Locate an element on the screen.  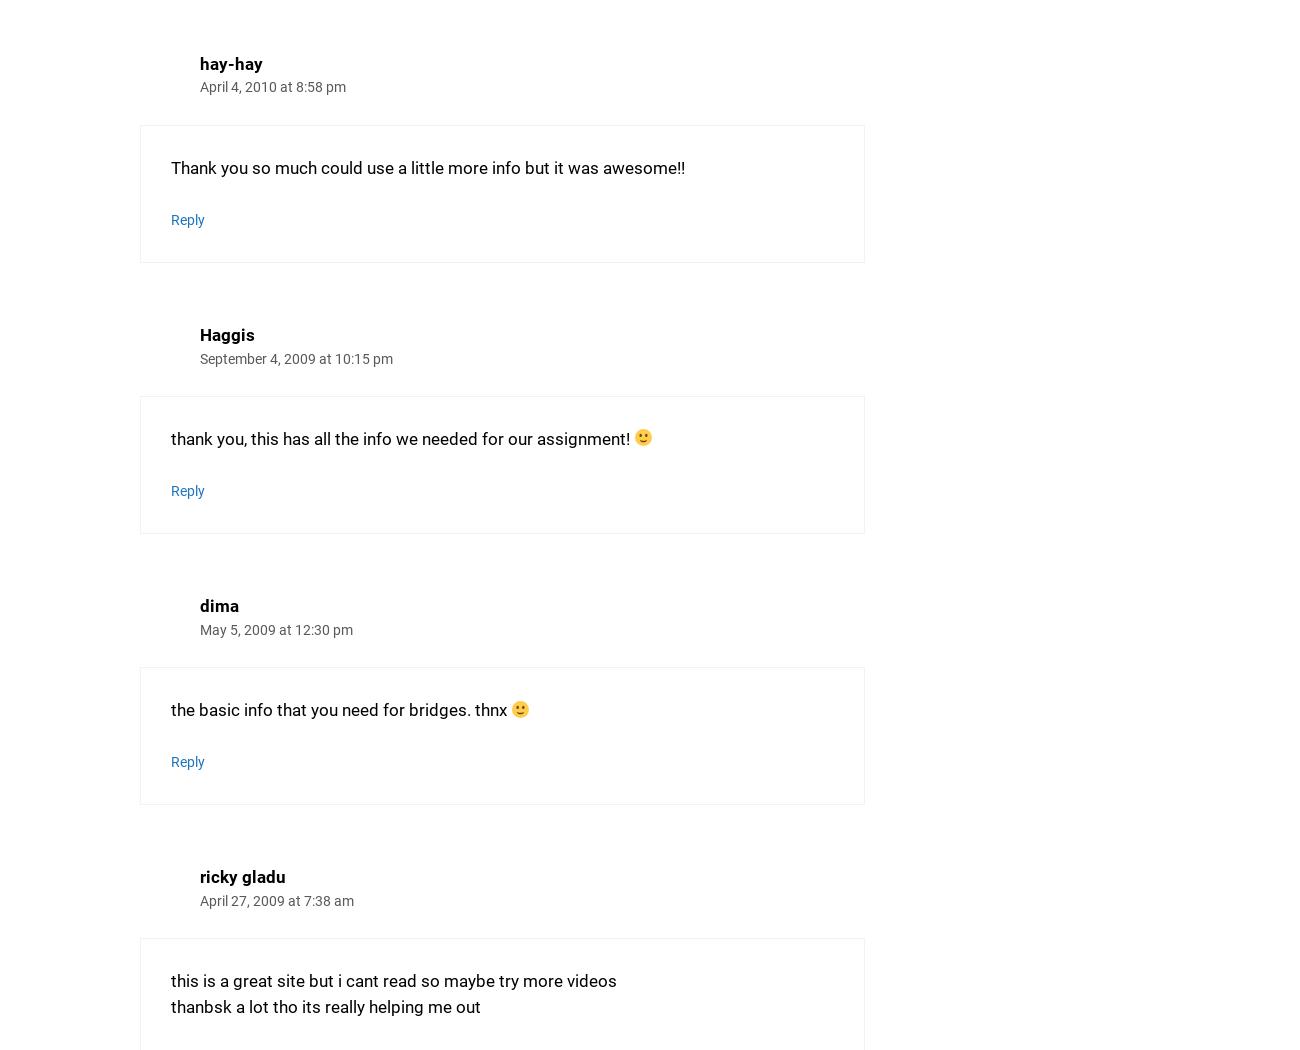
'April 4, 2010 at 8:58 pm' is located at coordinates (199, 87).